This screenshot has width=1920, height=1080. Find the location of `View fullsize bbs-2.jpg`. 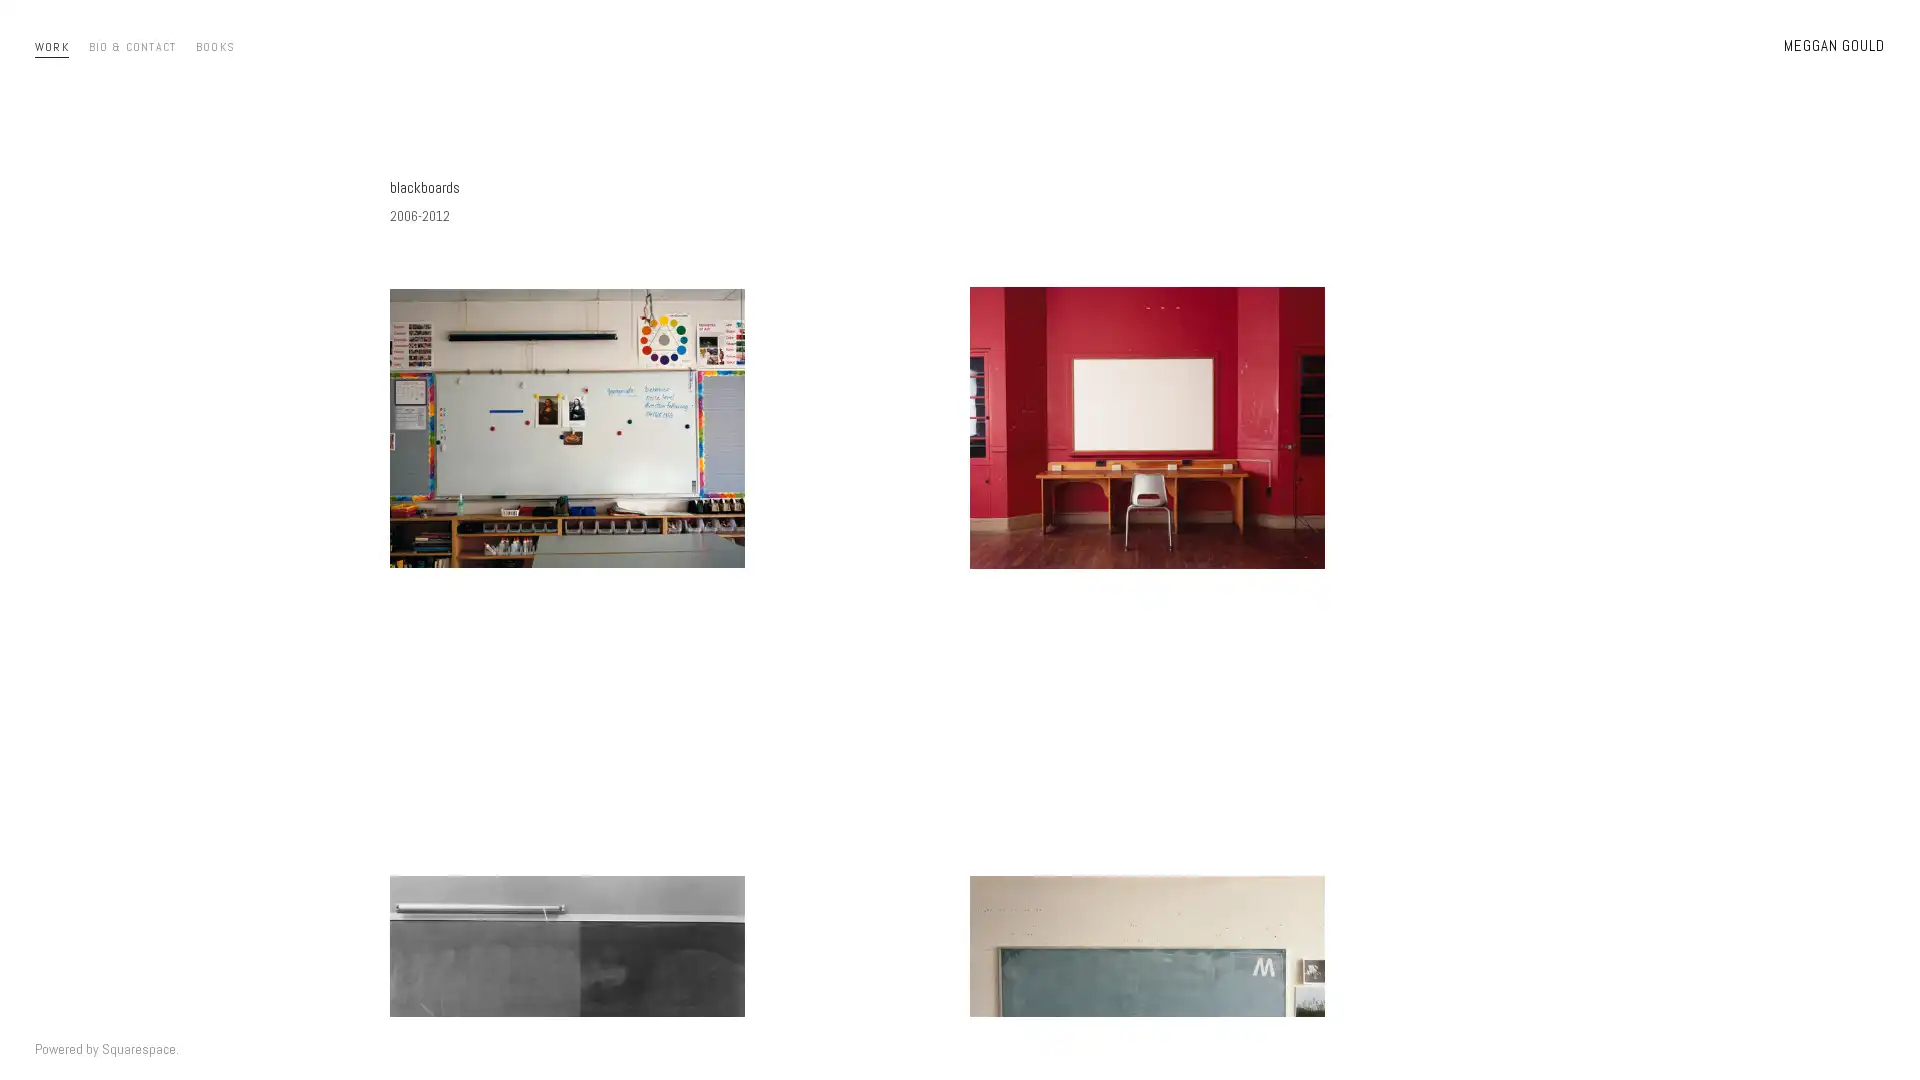

View fullsize bbs-2.jpg is located at coordinates (670, 528).